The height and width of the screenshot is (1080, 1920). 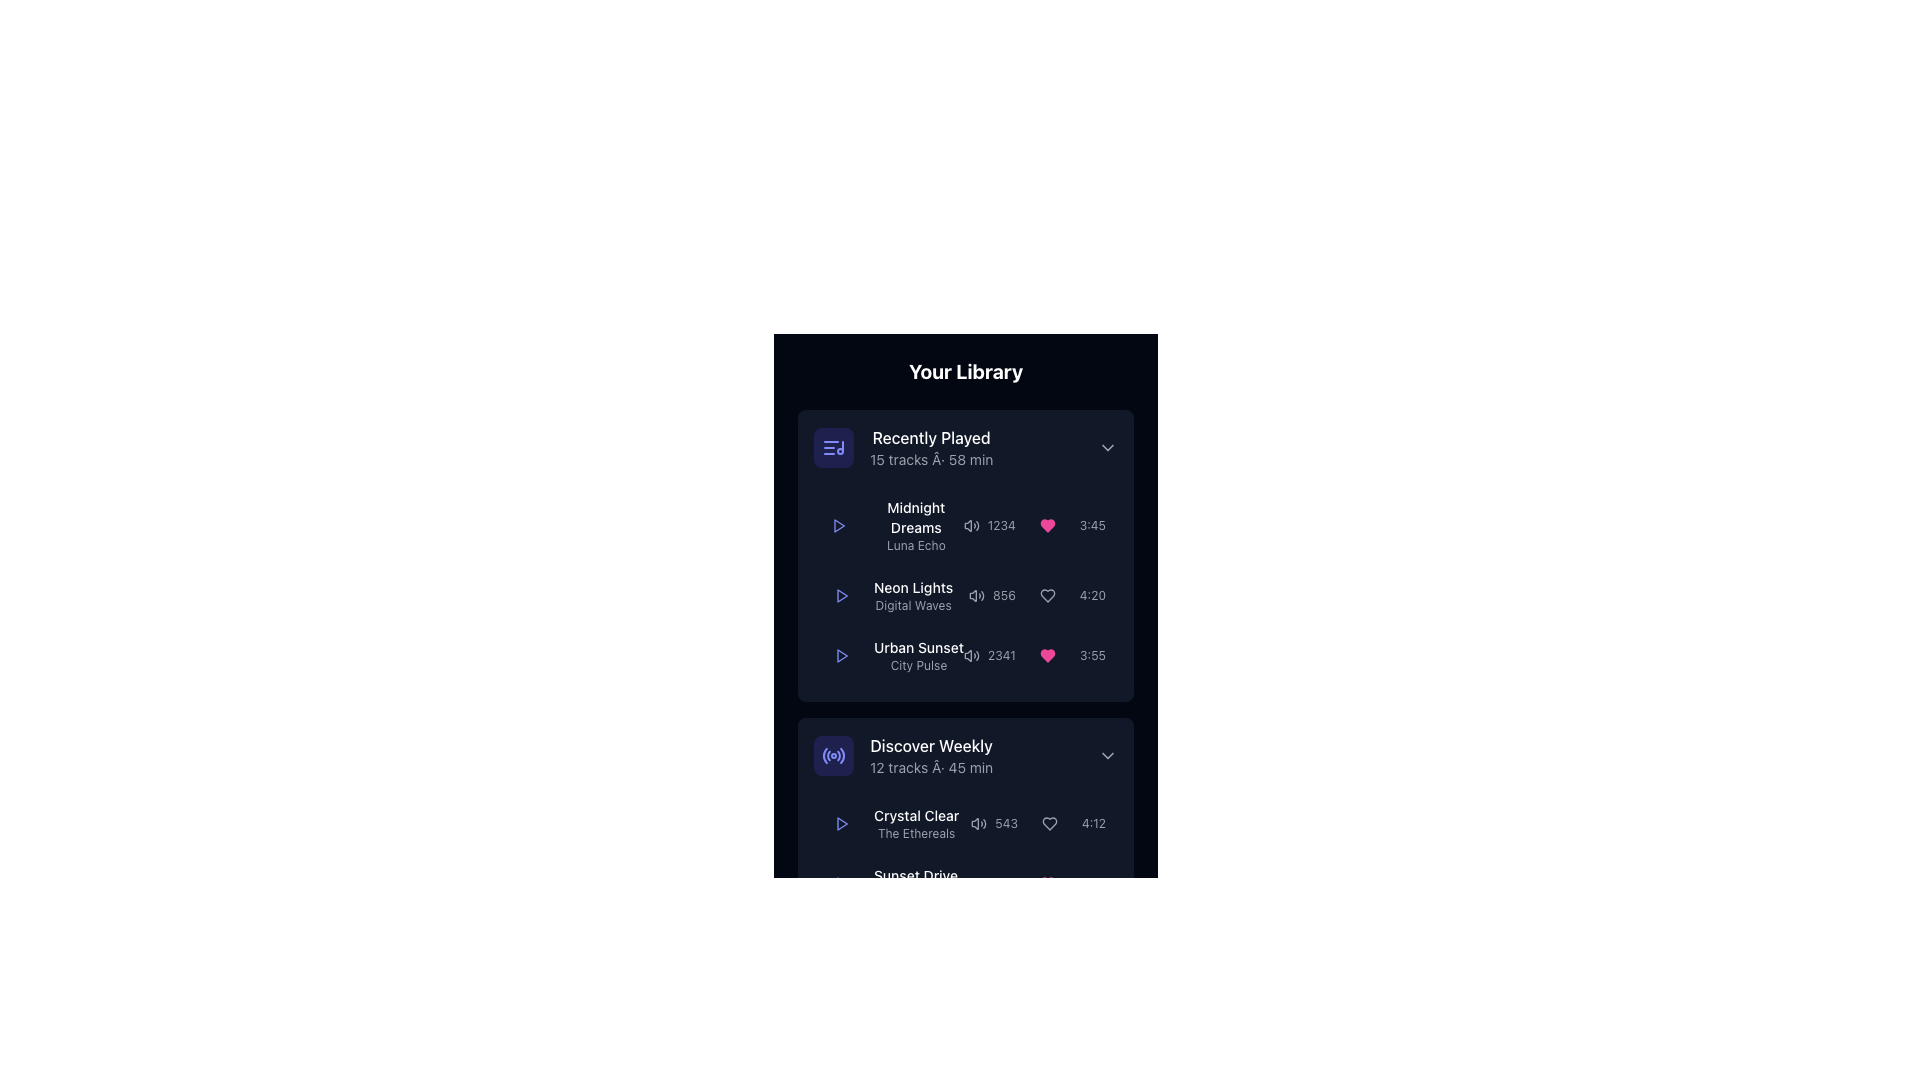 I want to click on the first interactive list item in the 'Recently Played' section to play the 'Midnight Dreams' track, so click(x=965, y=524).